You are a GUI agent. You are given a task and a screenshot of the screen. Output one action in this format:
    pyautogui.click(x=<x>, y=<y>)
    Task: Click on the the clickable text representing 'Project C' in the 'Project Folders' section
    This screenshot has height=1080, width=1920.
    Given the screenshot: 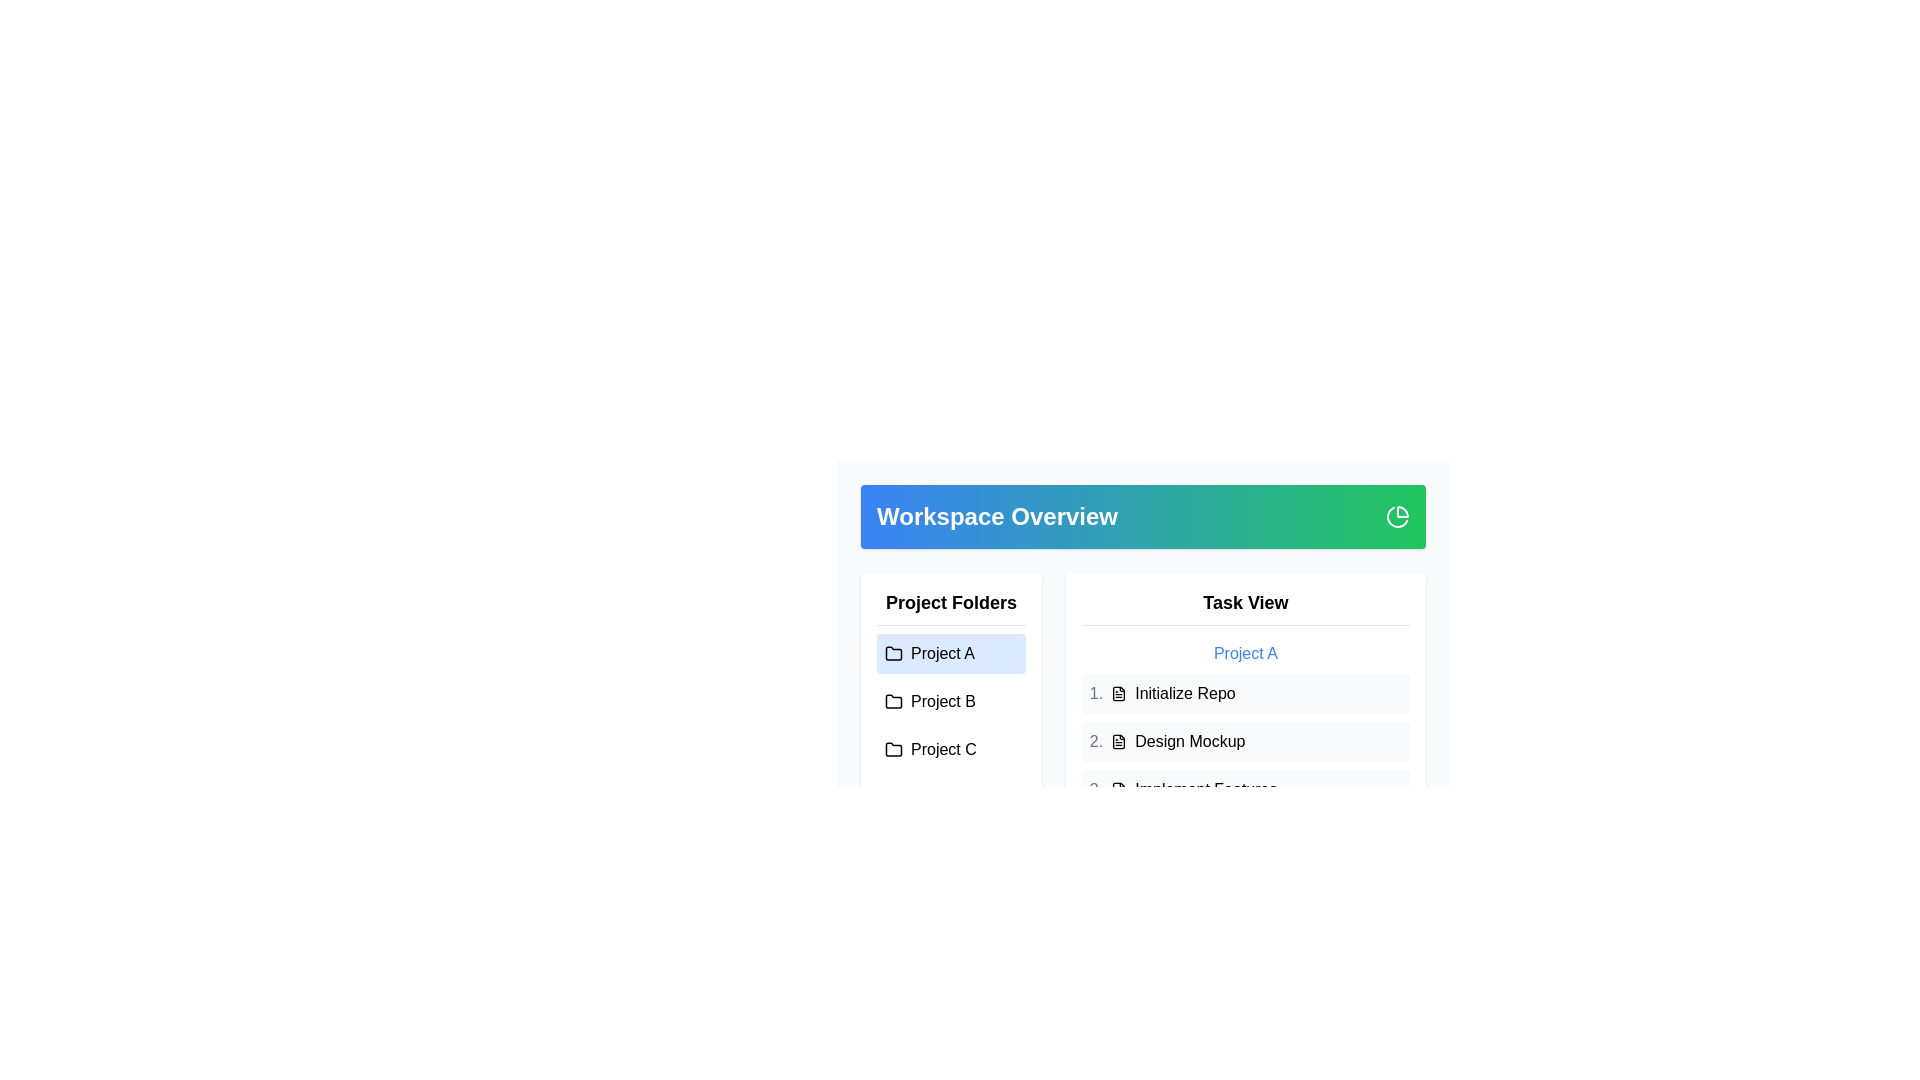 What is the action you would take?
    pyautogui.click(x=950, y=749)
    